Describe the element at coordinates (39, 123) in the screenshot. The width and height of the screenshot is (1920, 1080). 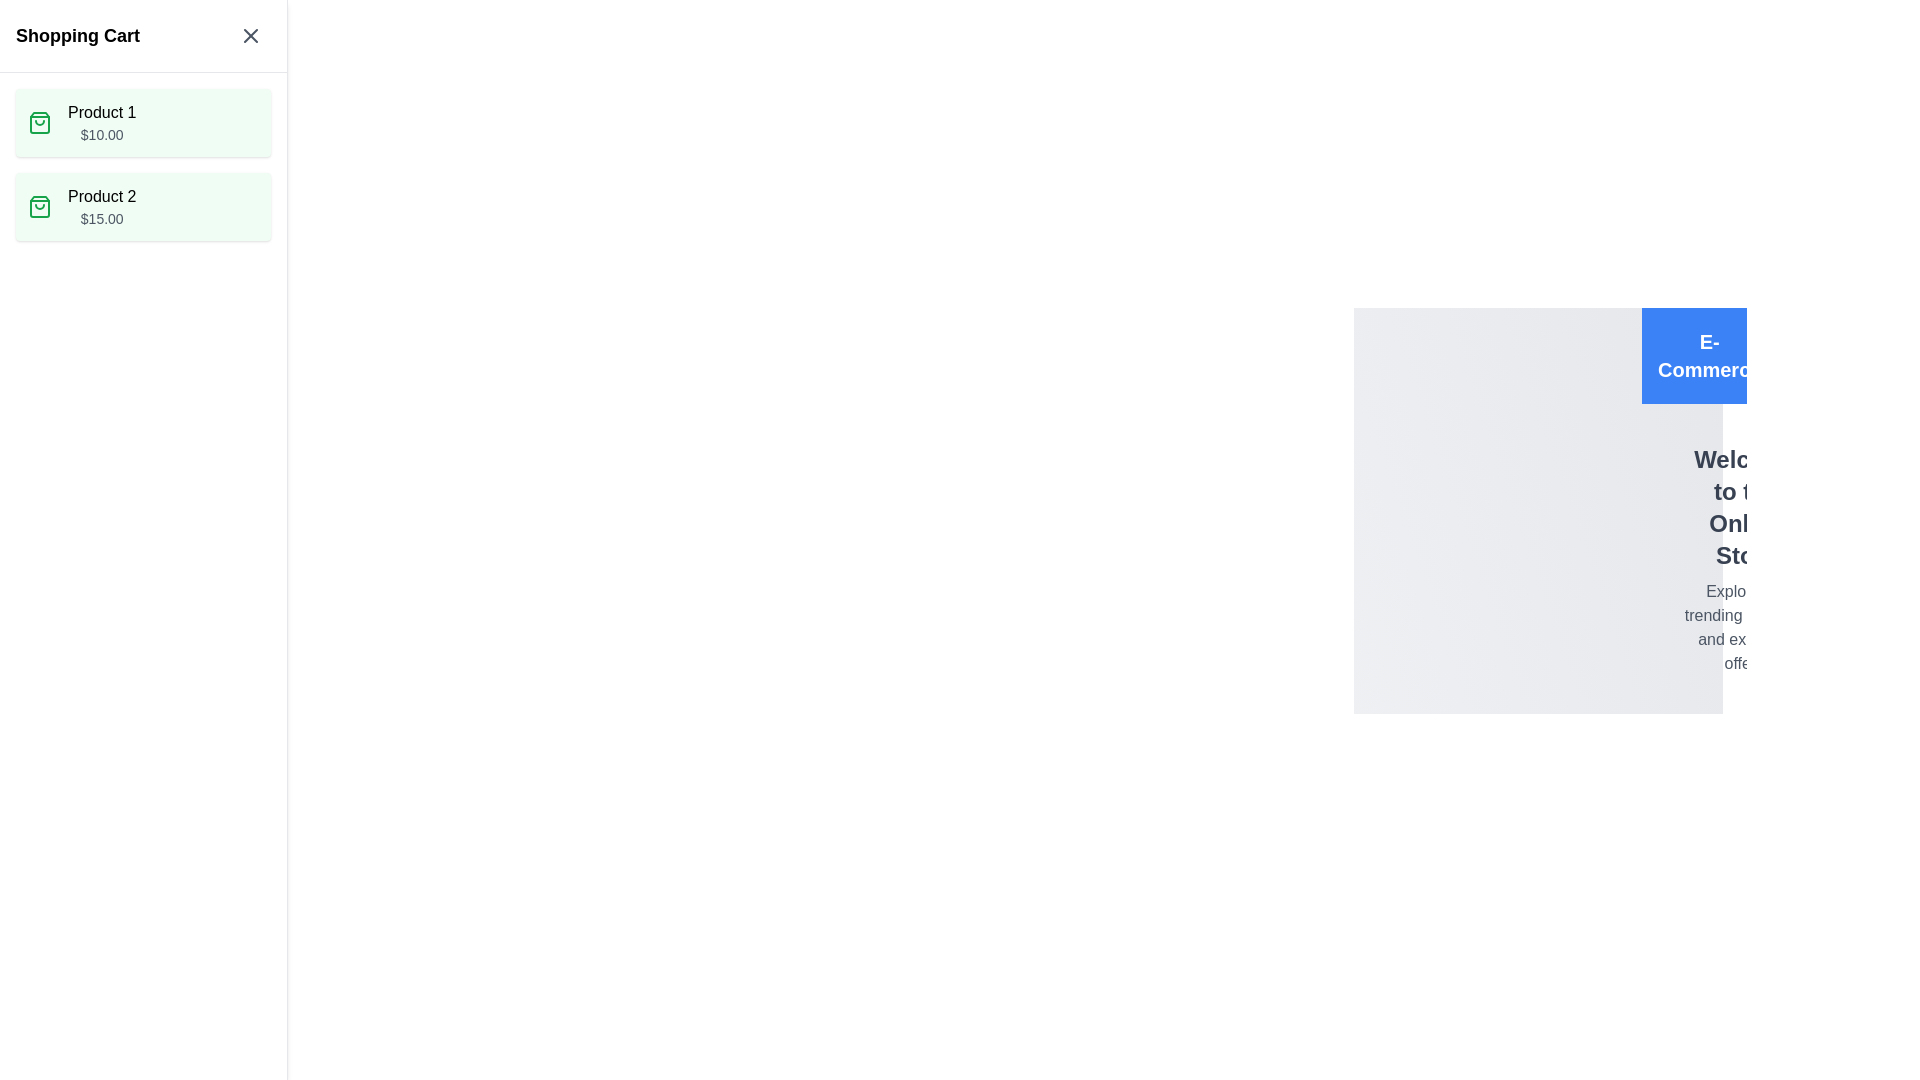
I see `the icon located to the left of 'Product 1' and '$10.00' in the upper-left region of the first product entry within the 'Shopping Cart' section` at that location.